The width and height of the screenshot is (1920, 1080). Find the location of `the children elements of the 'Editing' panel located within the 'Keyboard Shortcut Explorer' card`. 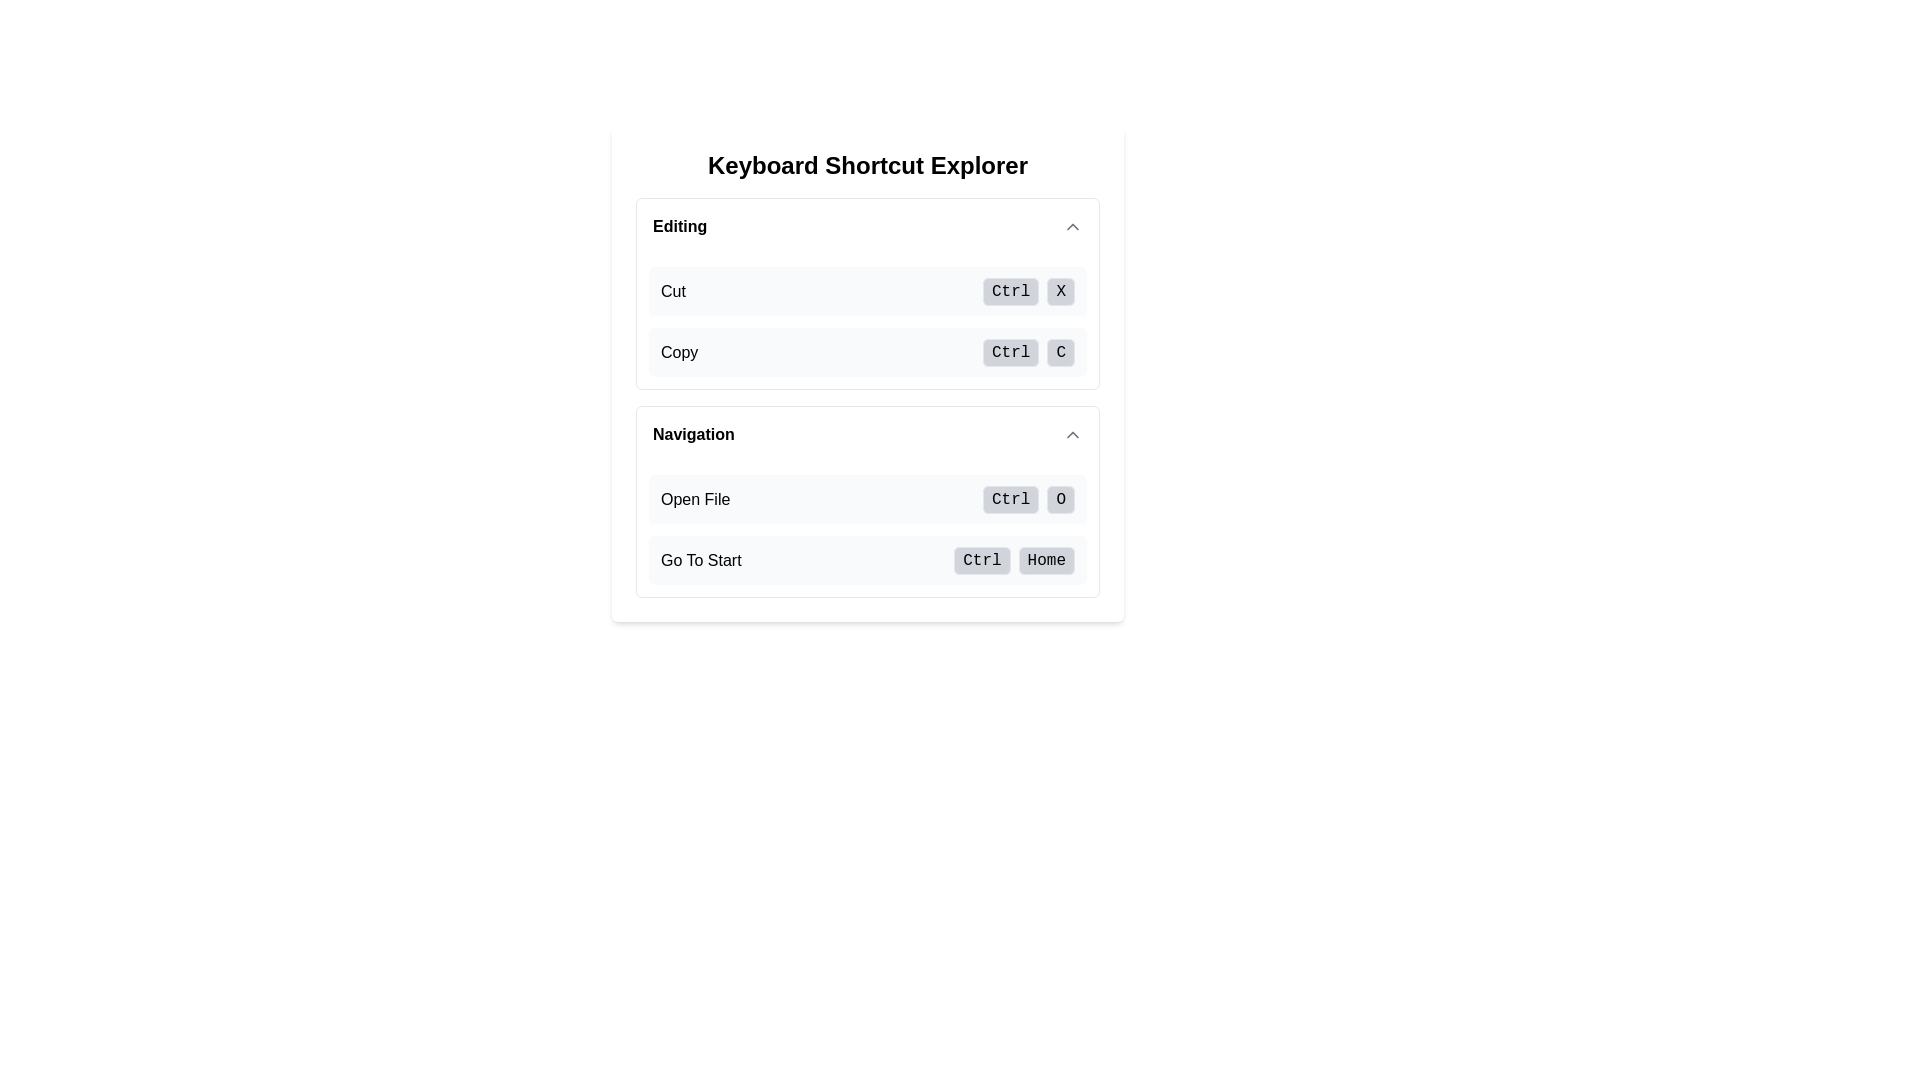

the children elements of the 'Editing' panel located within the 'Keyboard Shortcut Explorer' card is located at coordinates (868, 293).